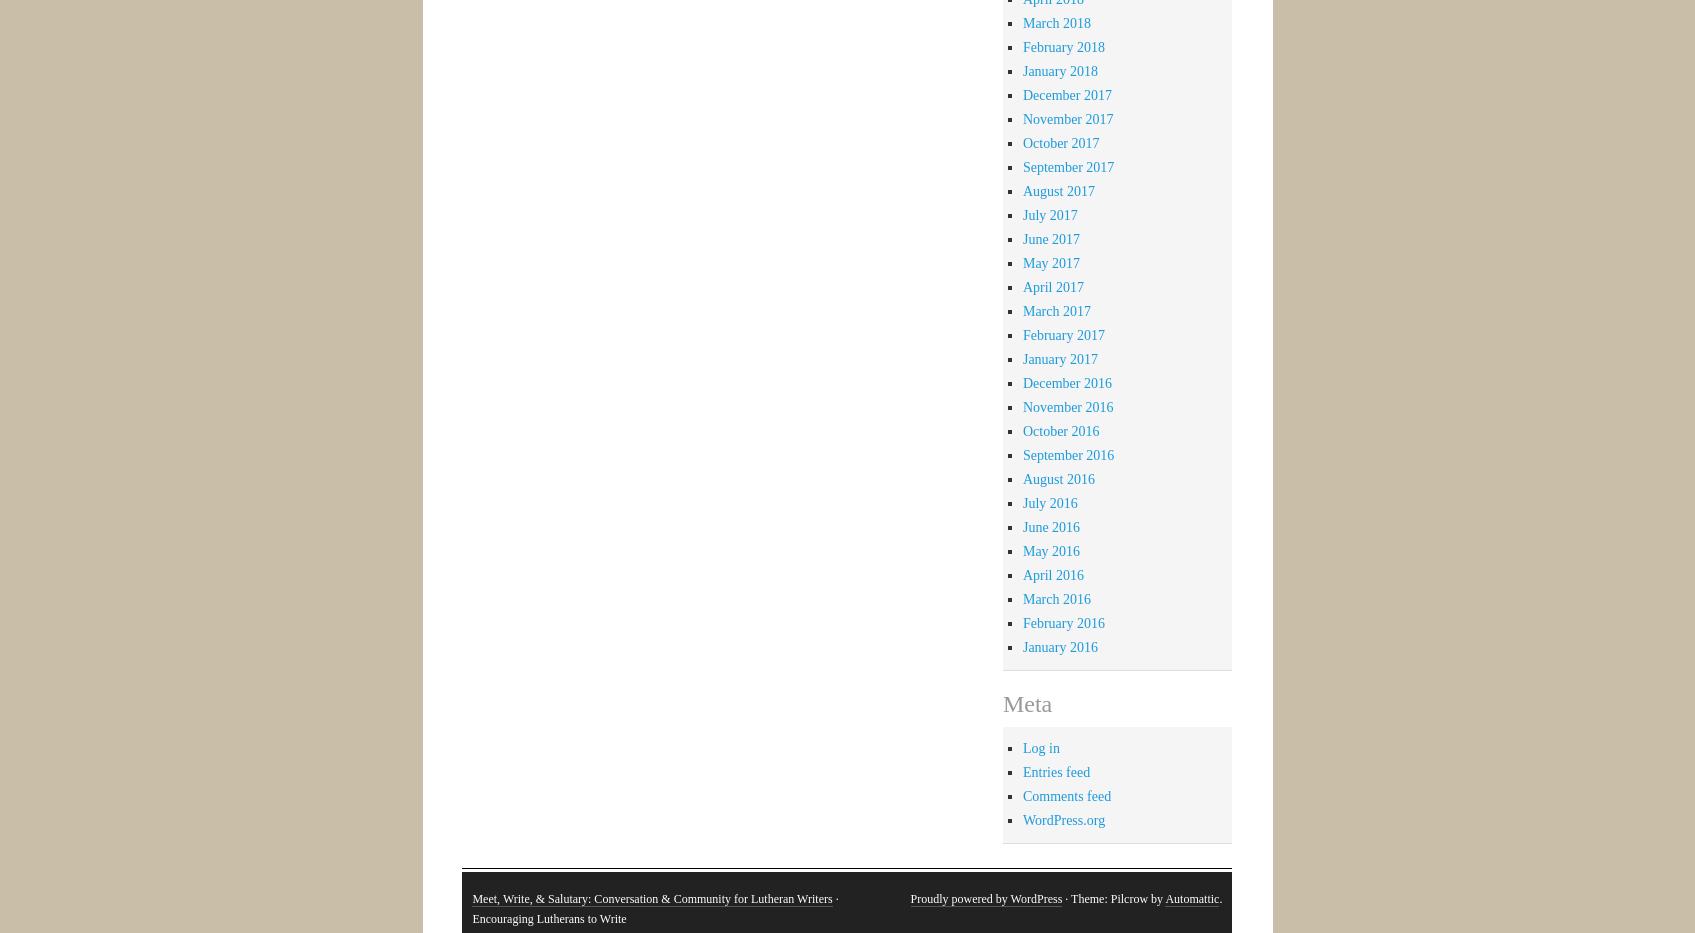 The width and height of the screenshot is (1695, 933). What do you see at coordinates (1068, 453) in the screenshot?
I see `'September 2016'` at bounding box center [1068, 453].